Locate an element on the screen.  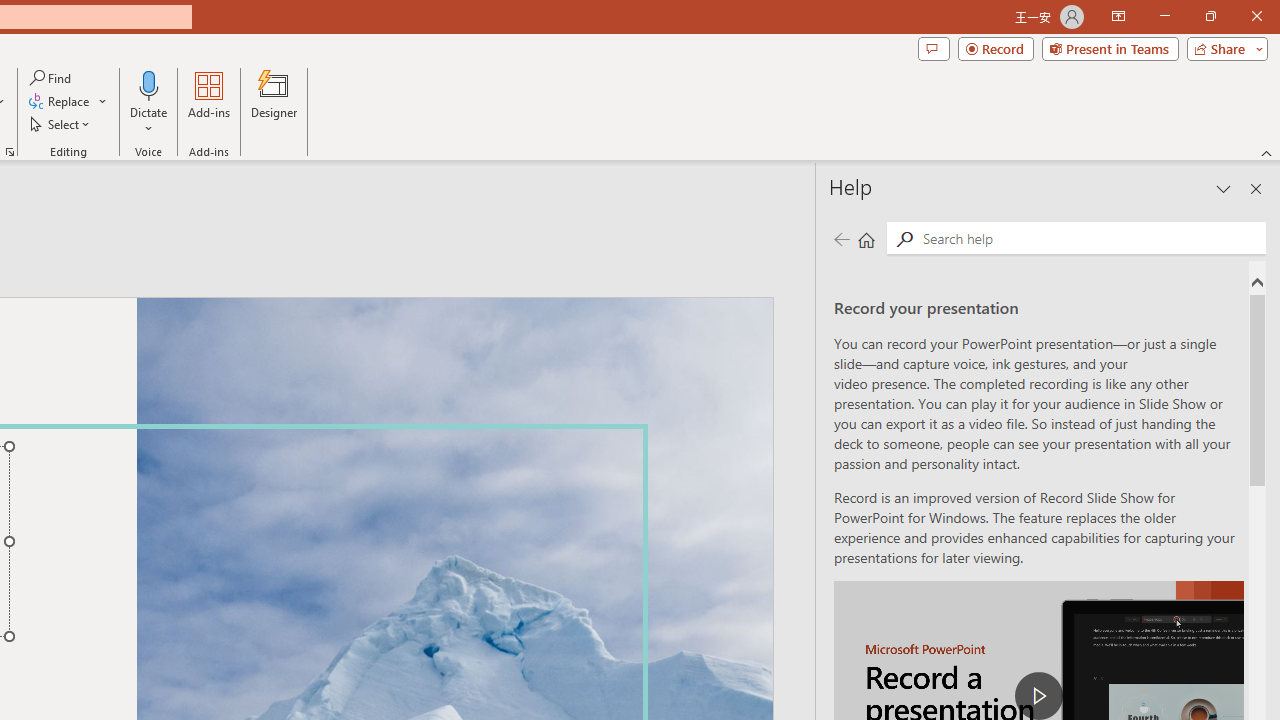
'play Record a Presentation' is located at coordinates (1038, 694).